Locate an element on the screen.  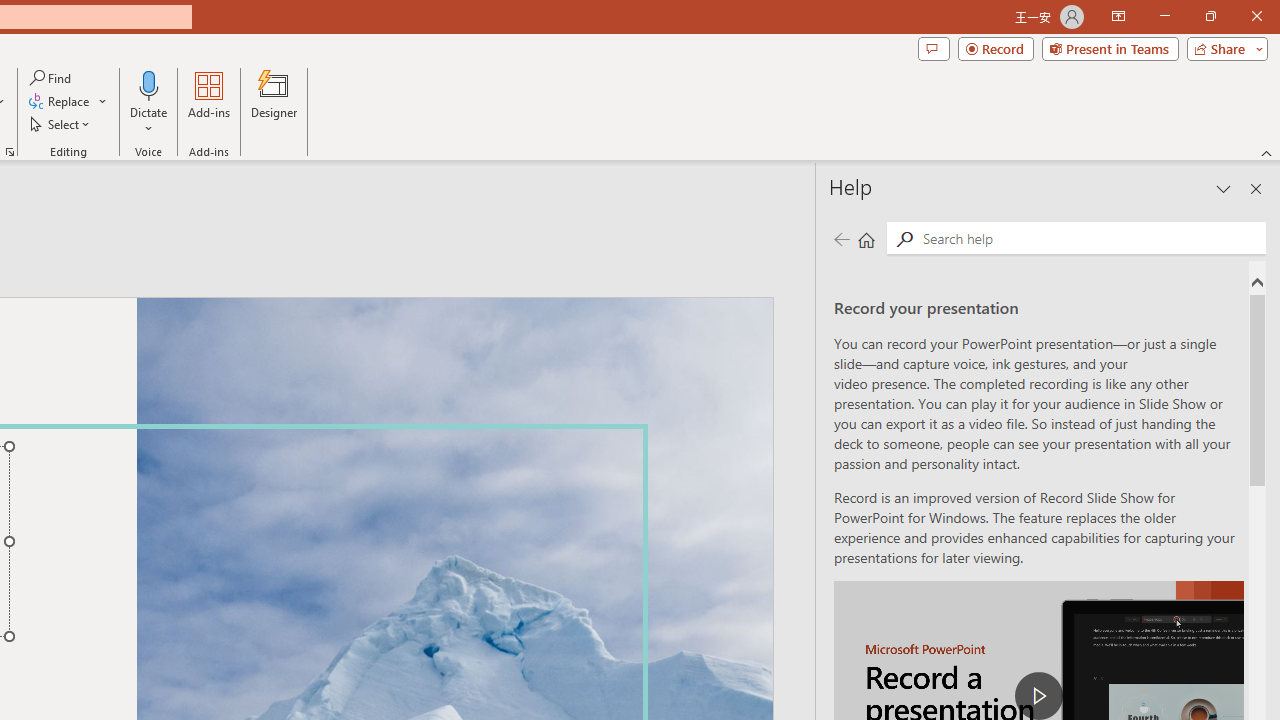
'play Record a Presentation' is located at coordinates (1038, 694).